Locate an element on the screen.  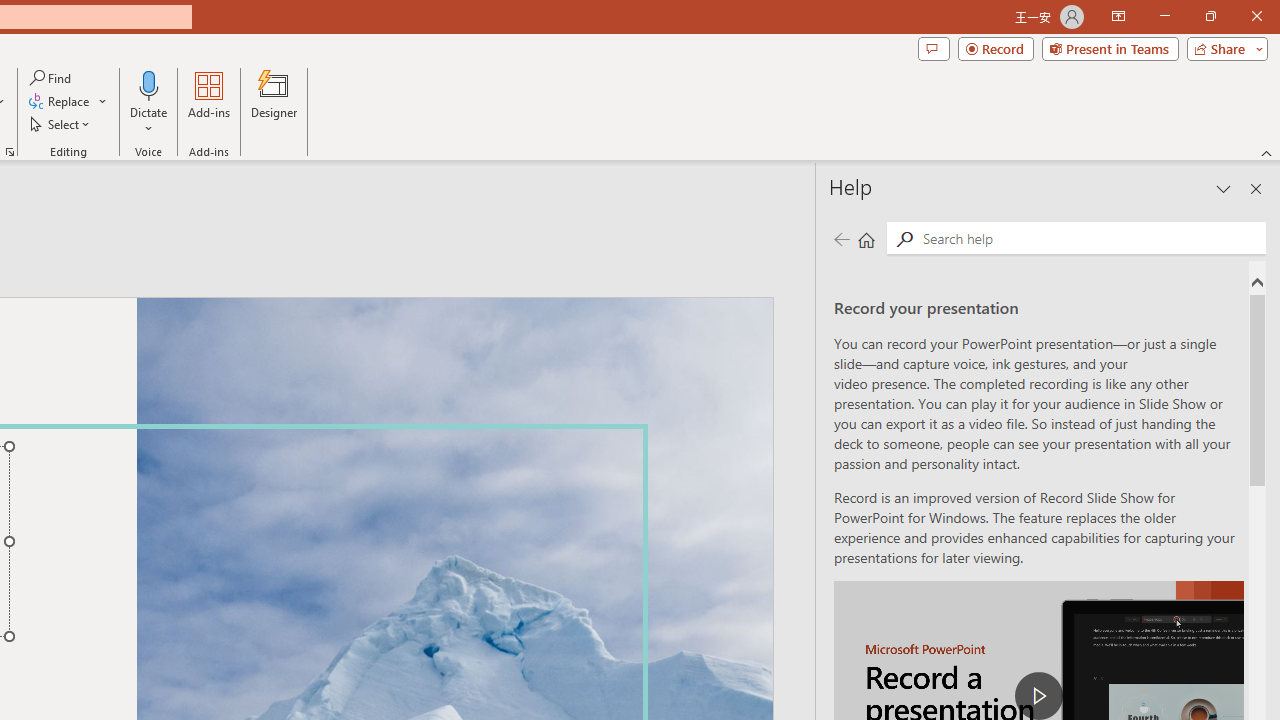
'play Record a Presentation' is located at coordinates (1038, 694).